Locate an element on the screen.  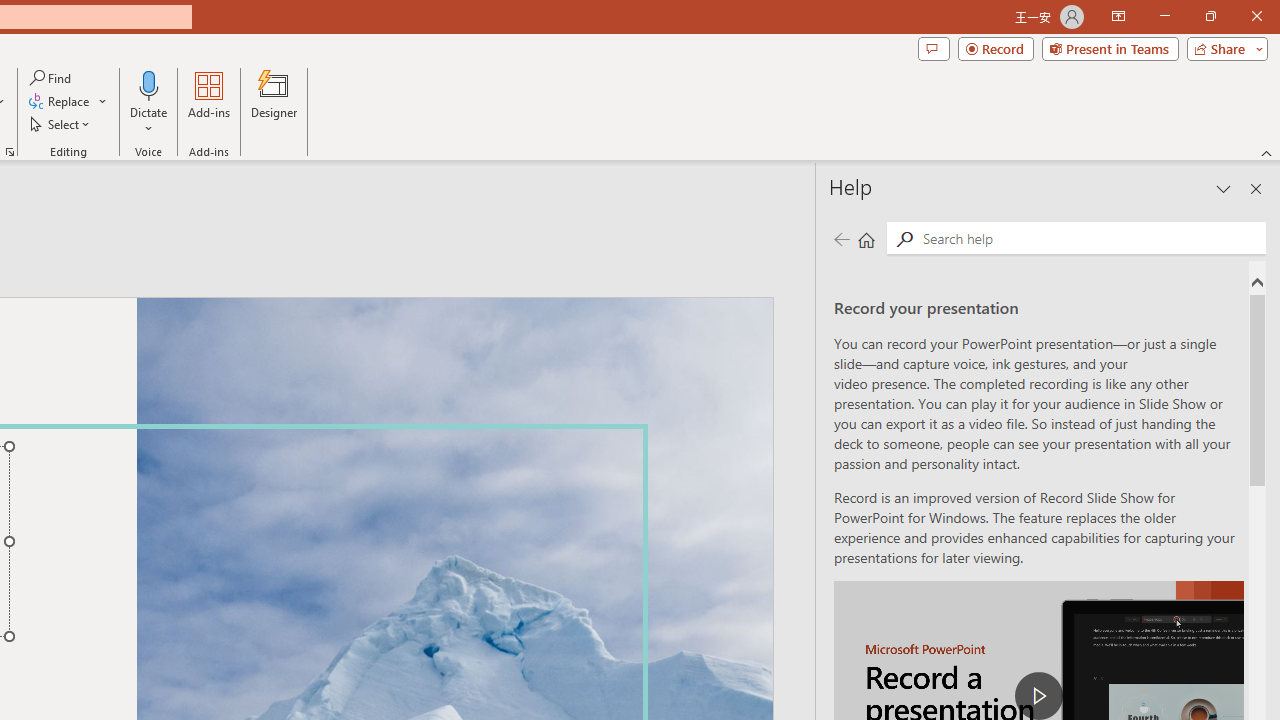
'play Record a Presentation' is located at coordinates (1038, 694).